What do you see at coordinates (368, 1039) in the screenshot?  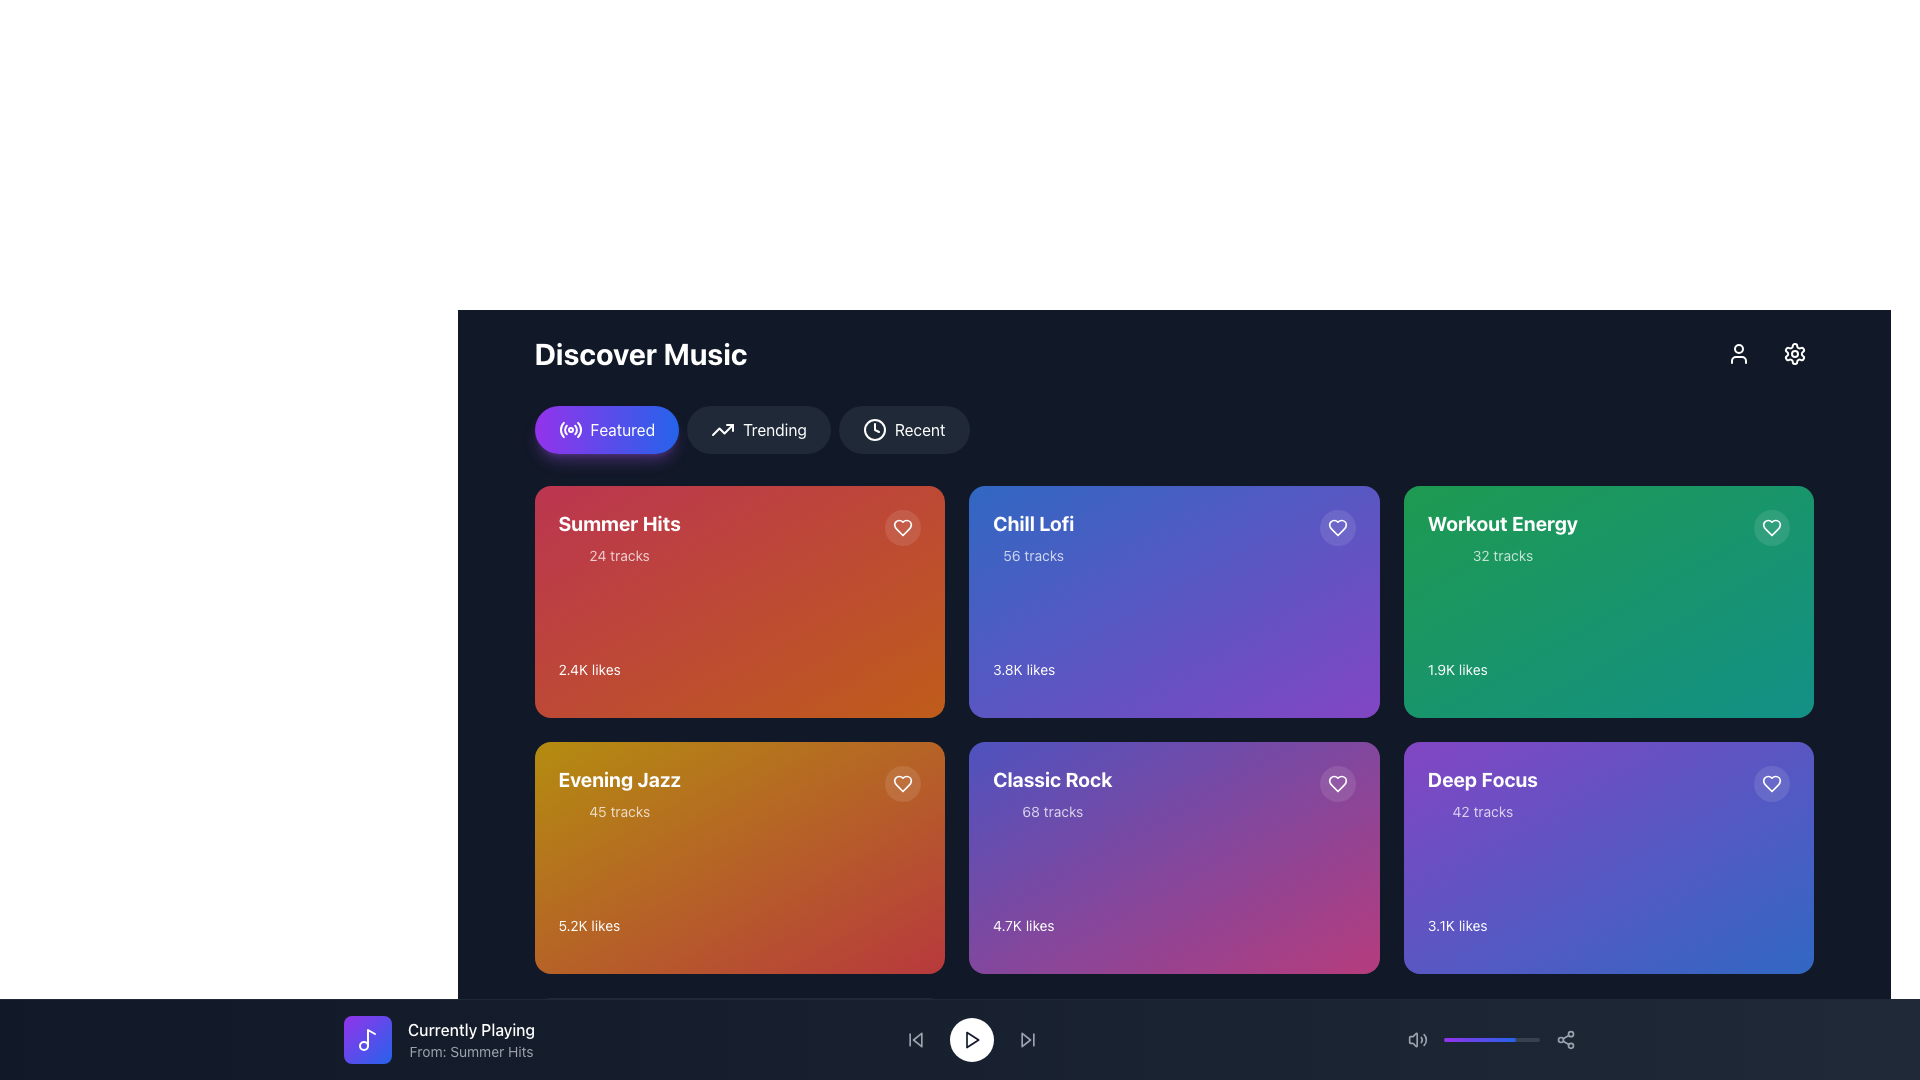 I see `the appearance of the rounded square icon with a gradient background from purple to blue and a white musical note symbol, located near the bottom left of the interface, next to the text components 'Currently Playing' and 'From: Summer Hits'` at bounding box center [368, 1039].